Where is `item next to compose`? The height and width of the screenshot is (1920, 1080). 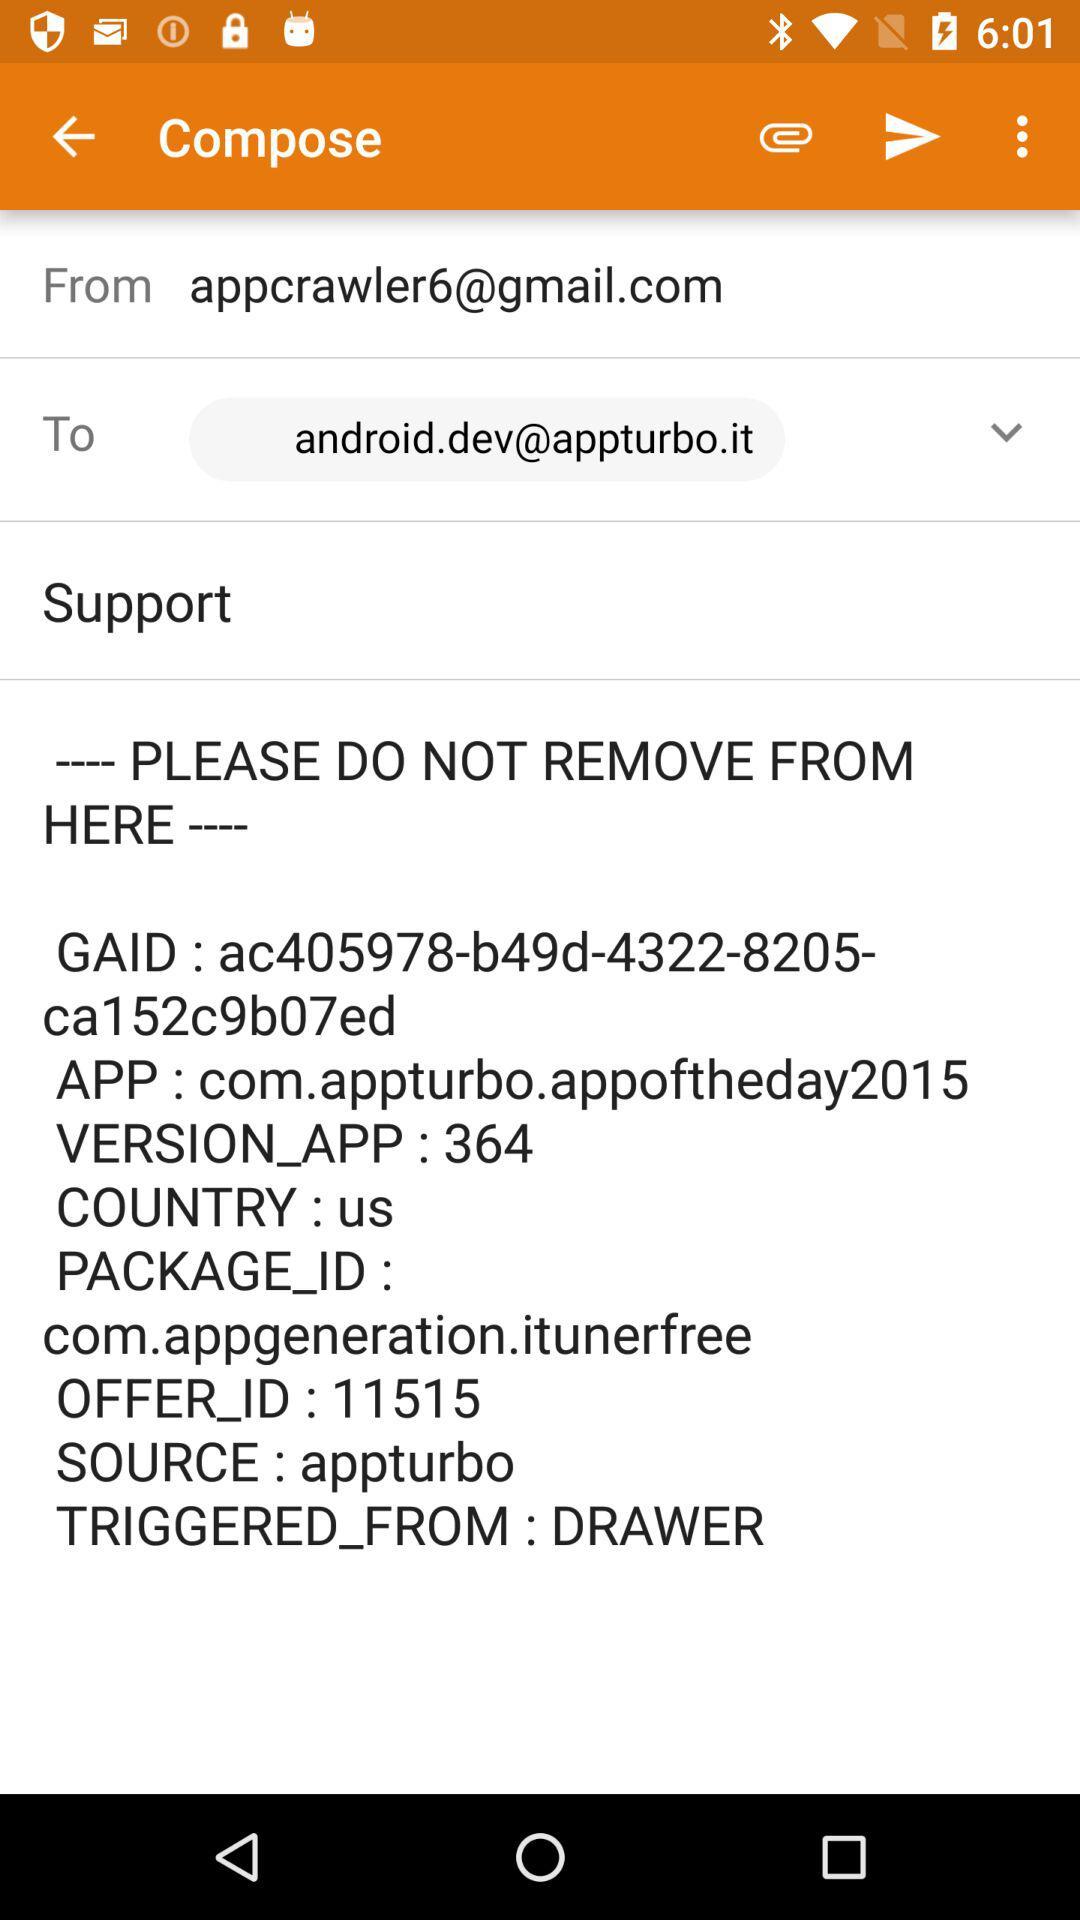 item next to compose is located at coordinates (72, 135).